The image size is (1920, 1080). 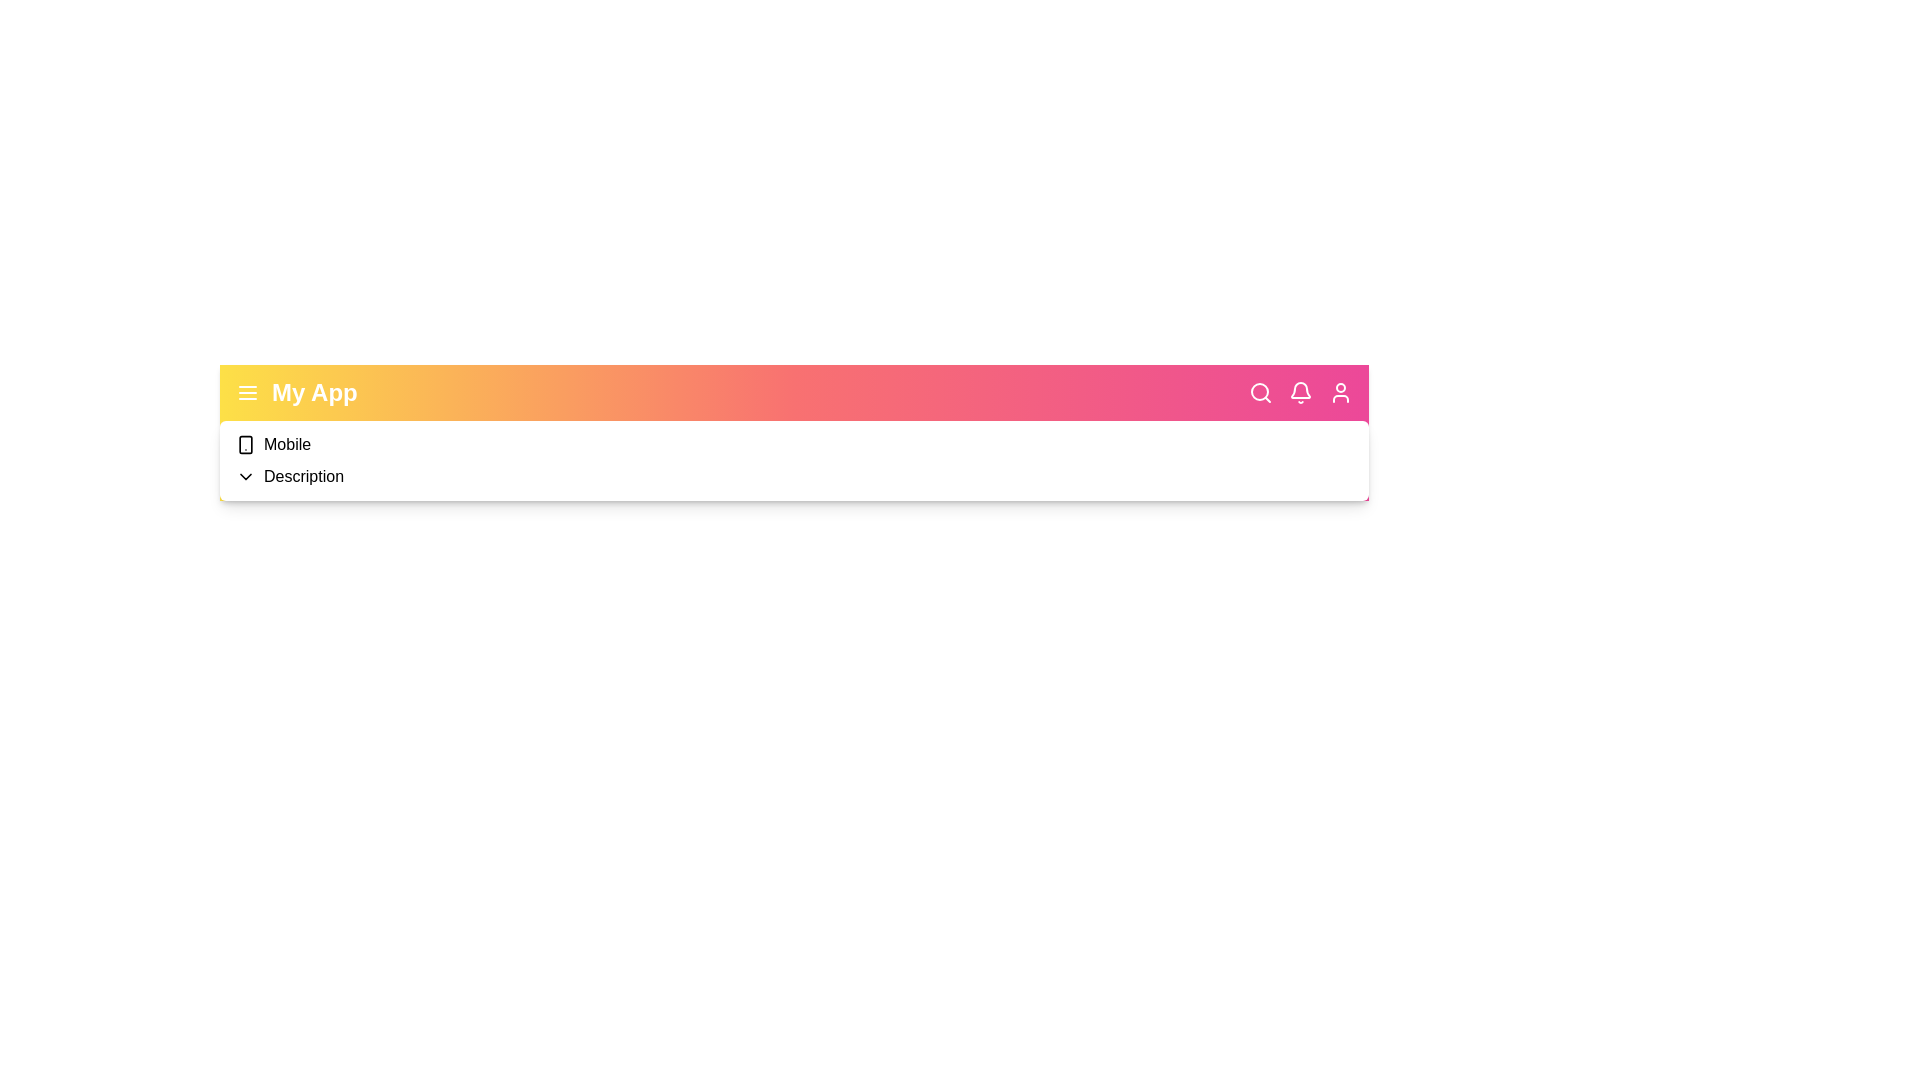 What do you see at coordinates (302, 477) in the screenshot?
I see `the 'Description' dropdown item` at bounding box center [302, 477].